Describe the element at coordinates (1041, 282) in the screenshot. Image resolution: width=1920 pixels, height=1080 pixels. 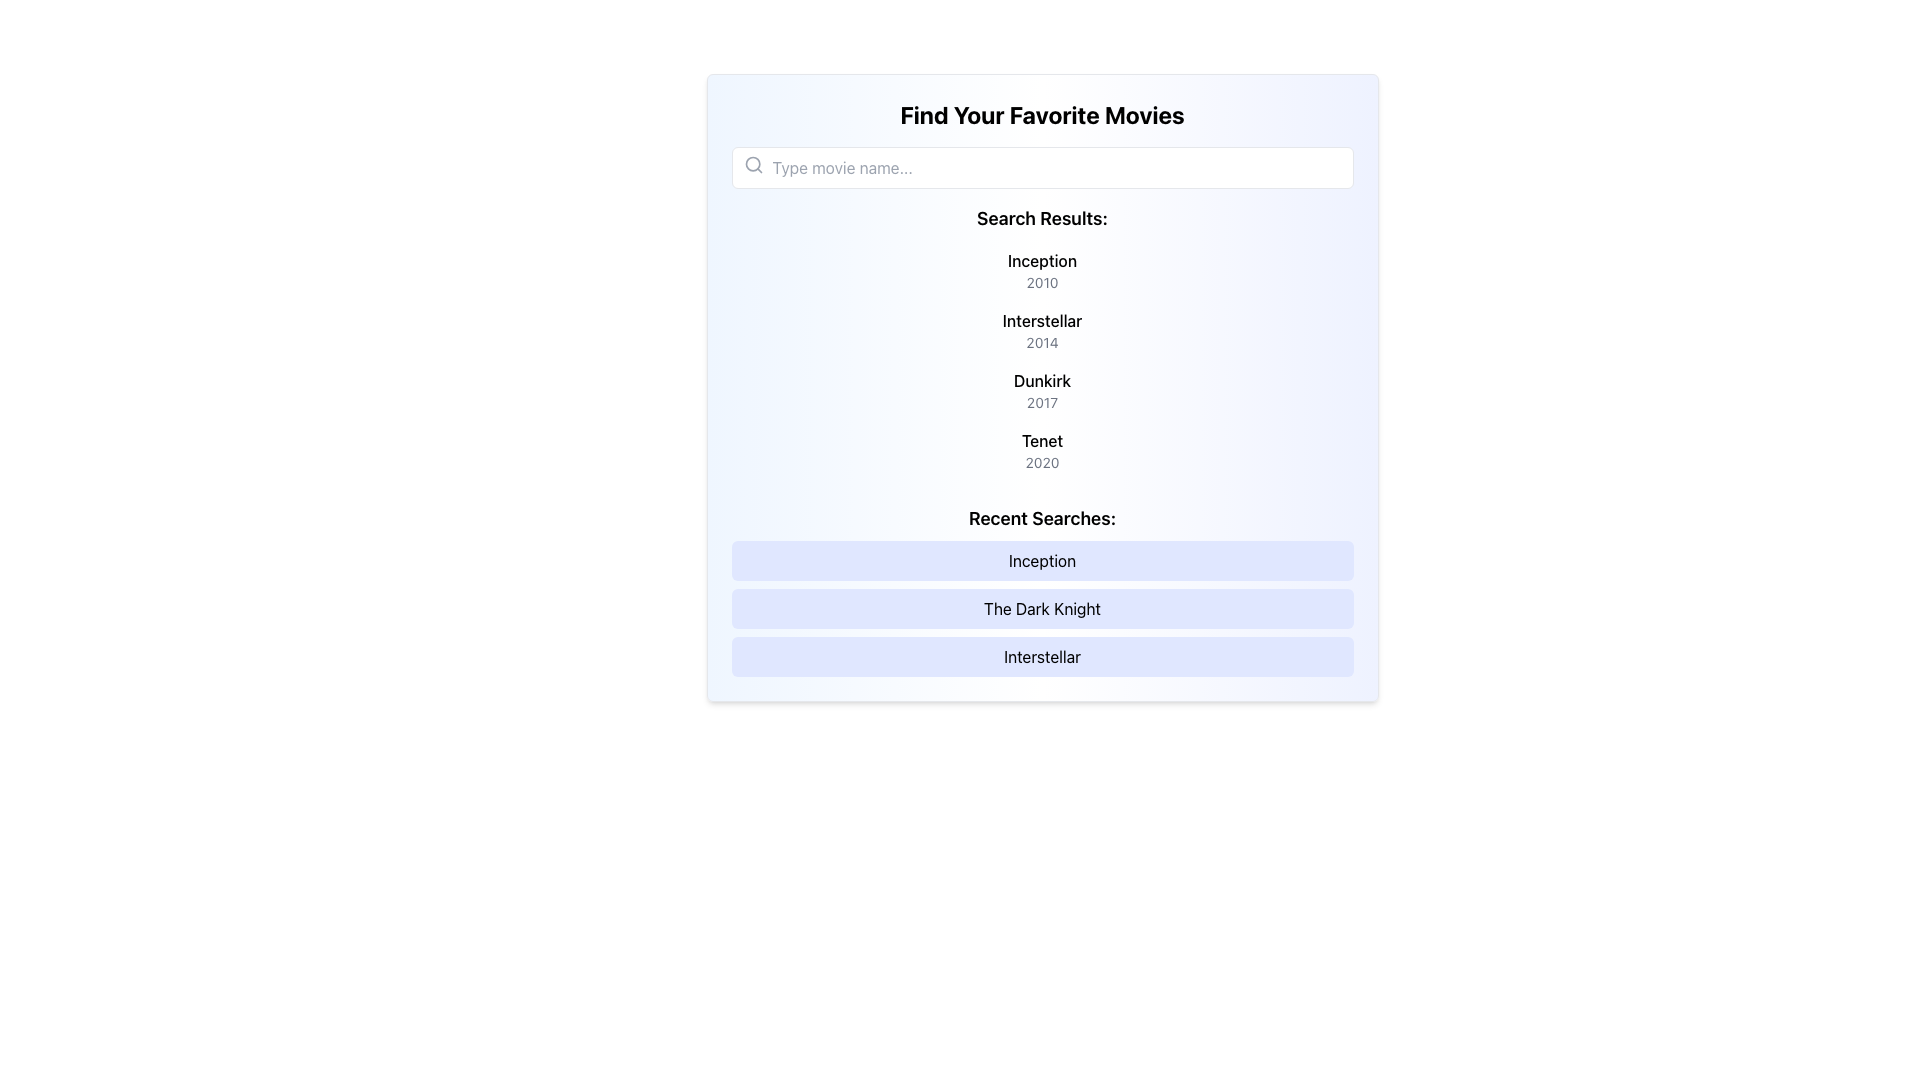
I see `the static text label displaying the year '2010', which is in gray color and located below the movie title 'Inception' in the search results section` at that location.